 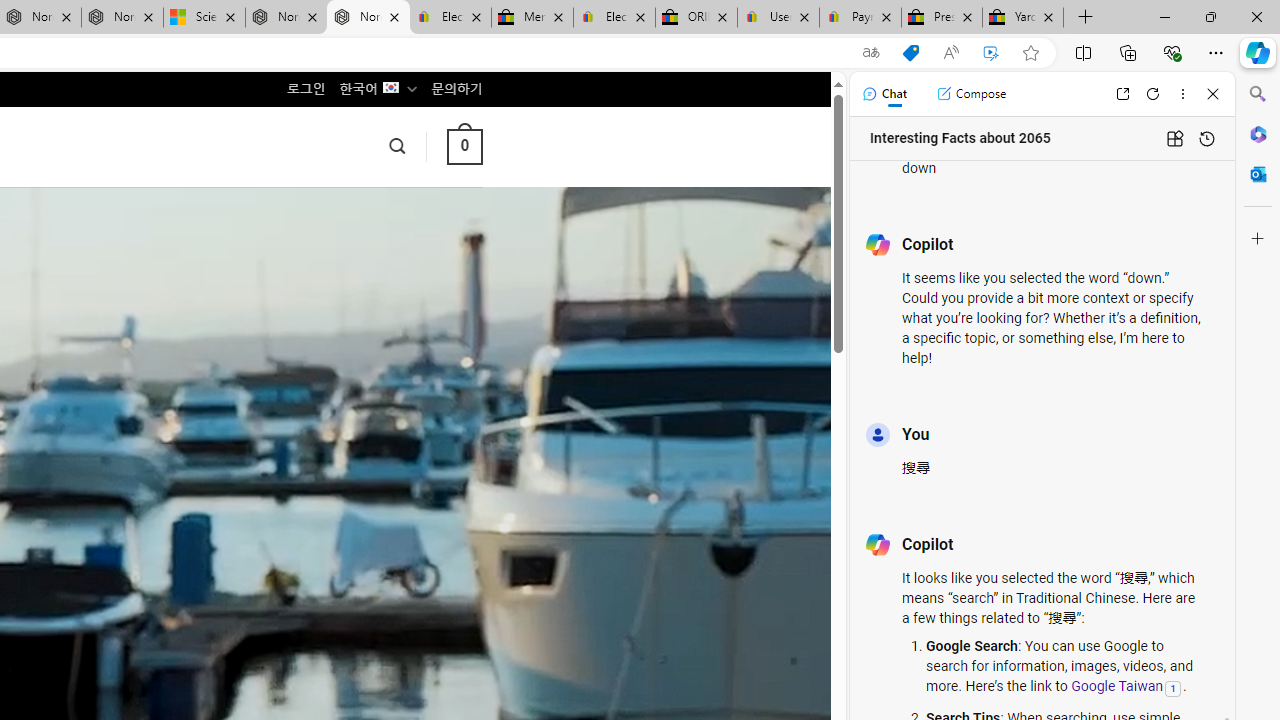 I want to click on 'Collections', so click(x=1128, y=51).